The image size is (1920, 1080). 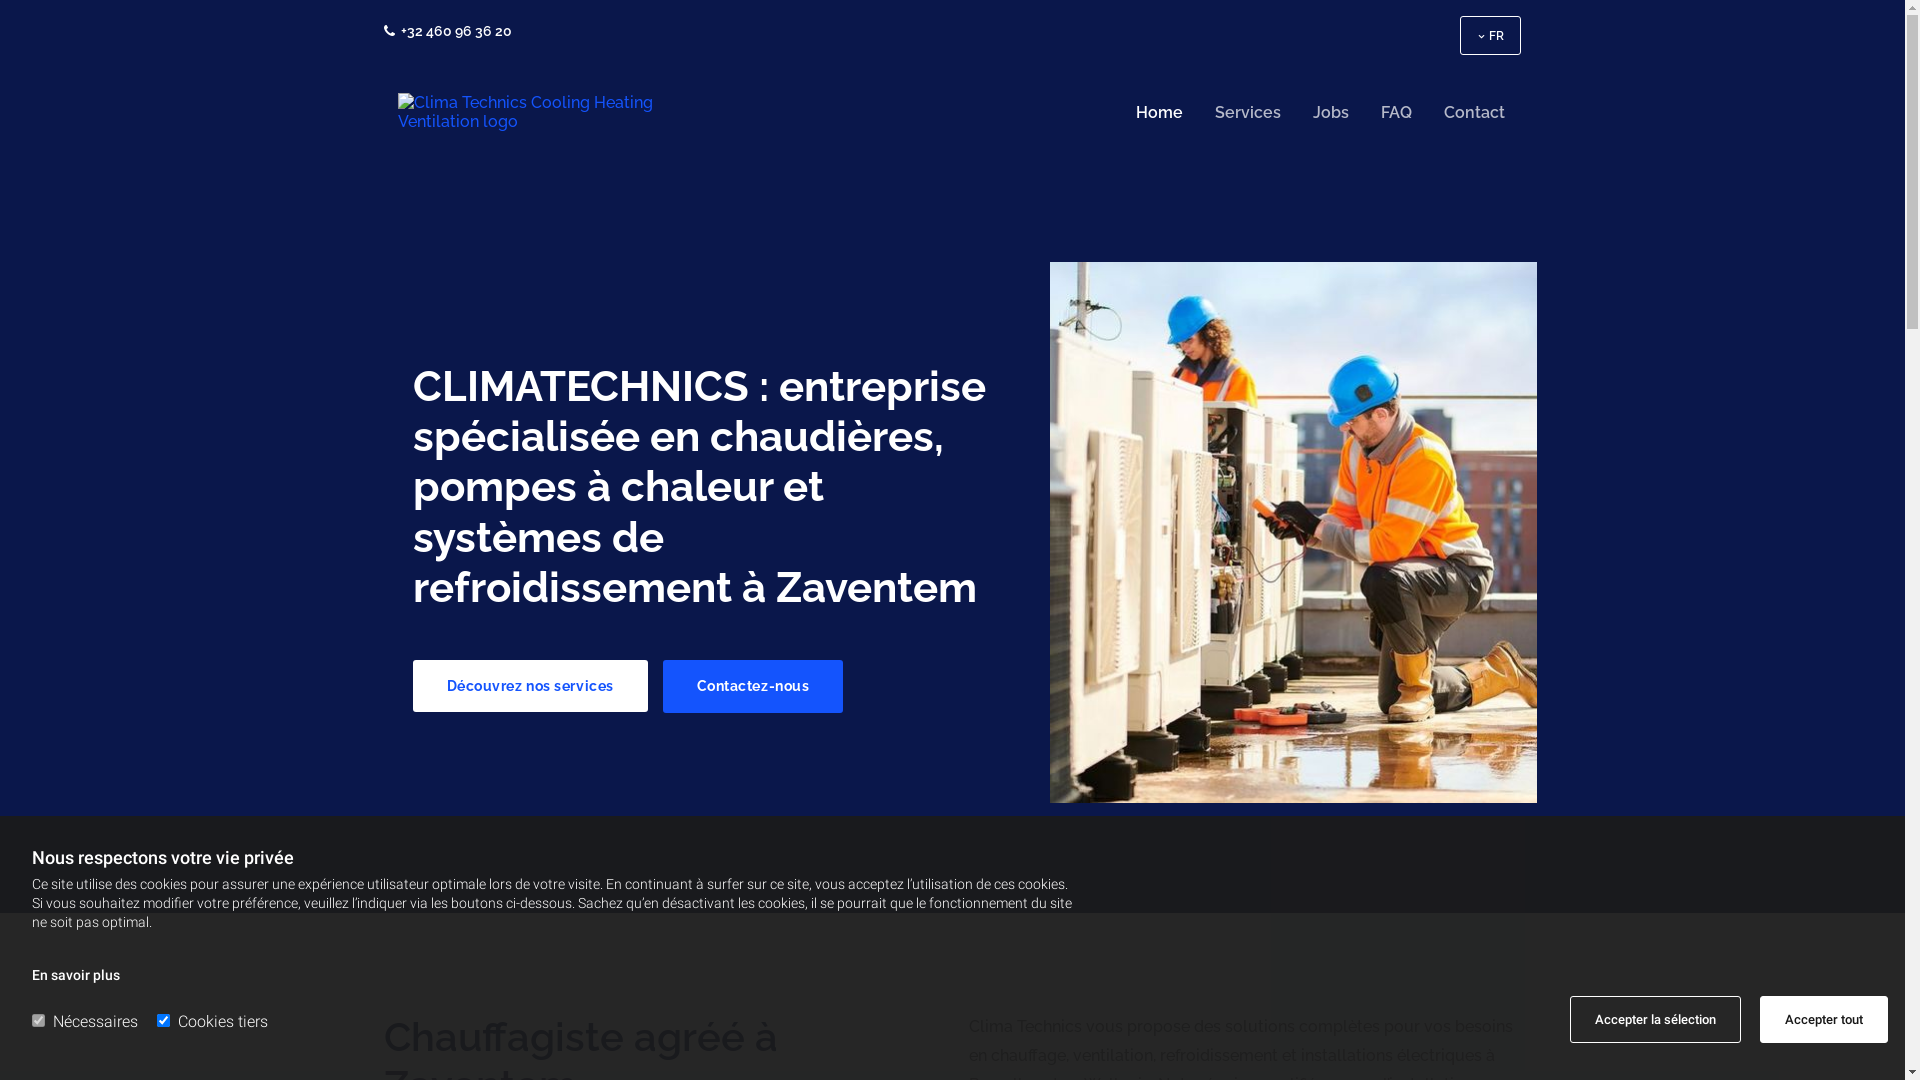 What do you see at coordinates (751, 685) in the screenshot?
I see `'Contactez-nous'` at bounding box center [751, 685].